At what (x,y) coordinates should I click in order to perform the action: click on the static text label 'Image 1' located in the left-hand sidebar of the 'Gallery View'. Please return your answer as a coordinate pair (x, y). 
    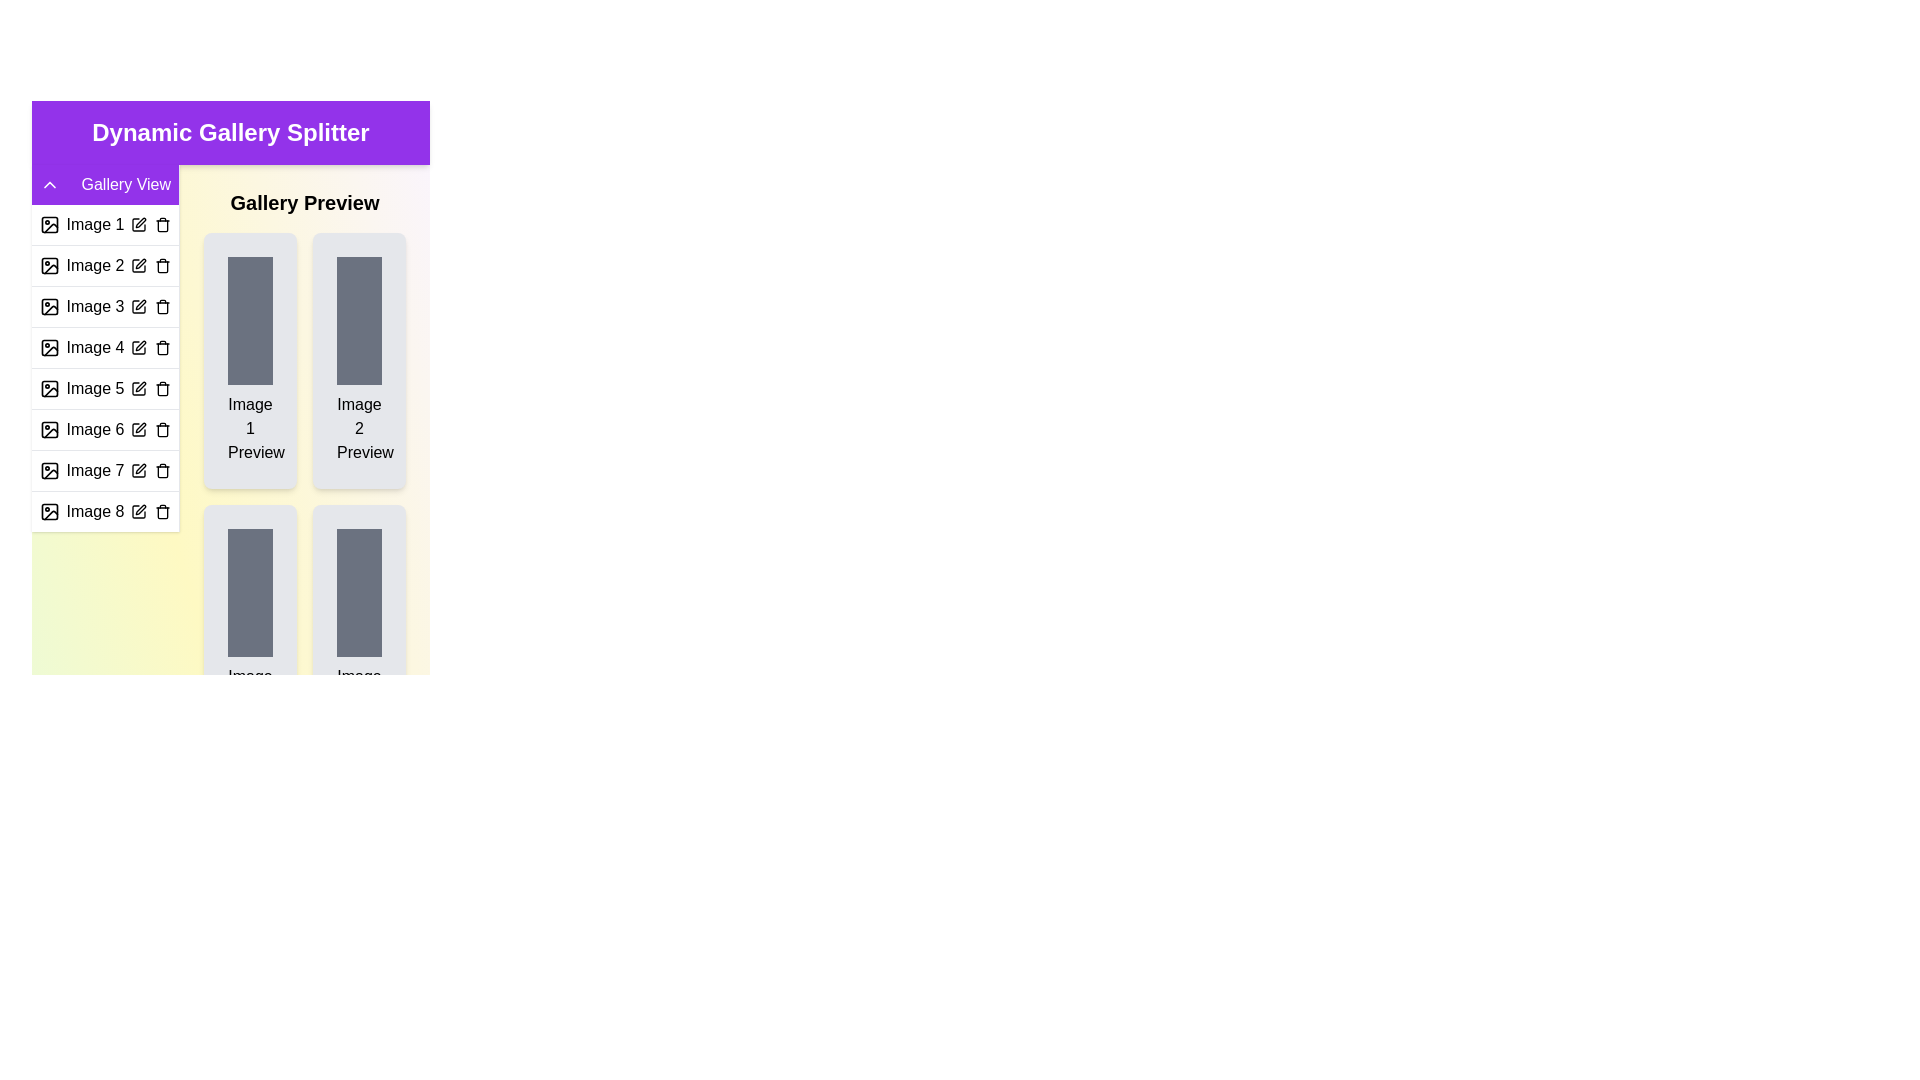
    Looking at the image, I should click on (94, 224).